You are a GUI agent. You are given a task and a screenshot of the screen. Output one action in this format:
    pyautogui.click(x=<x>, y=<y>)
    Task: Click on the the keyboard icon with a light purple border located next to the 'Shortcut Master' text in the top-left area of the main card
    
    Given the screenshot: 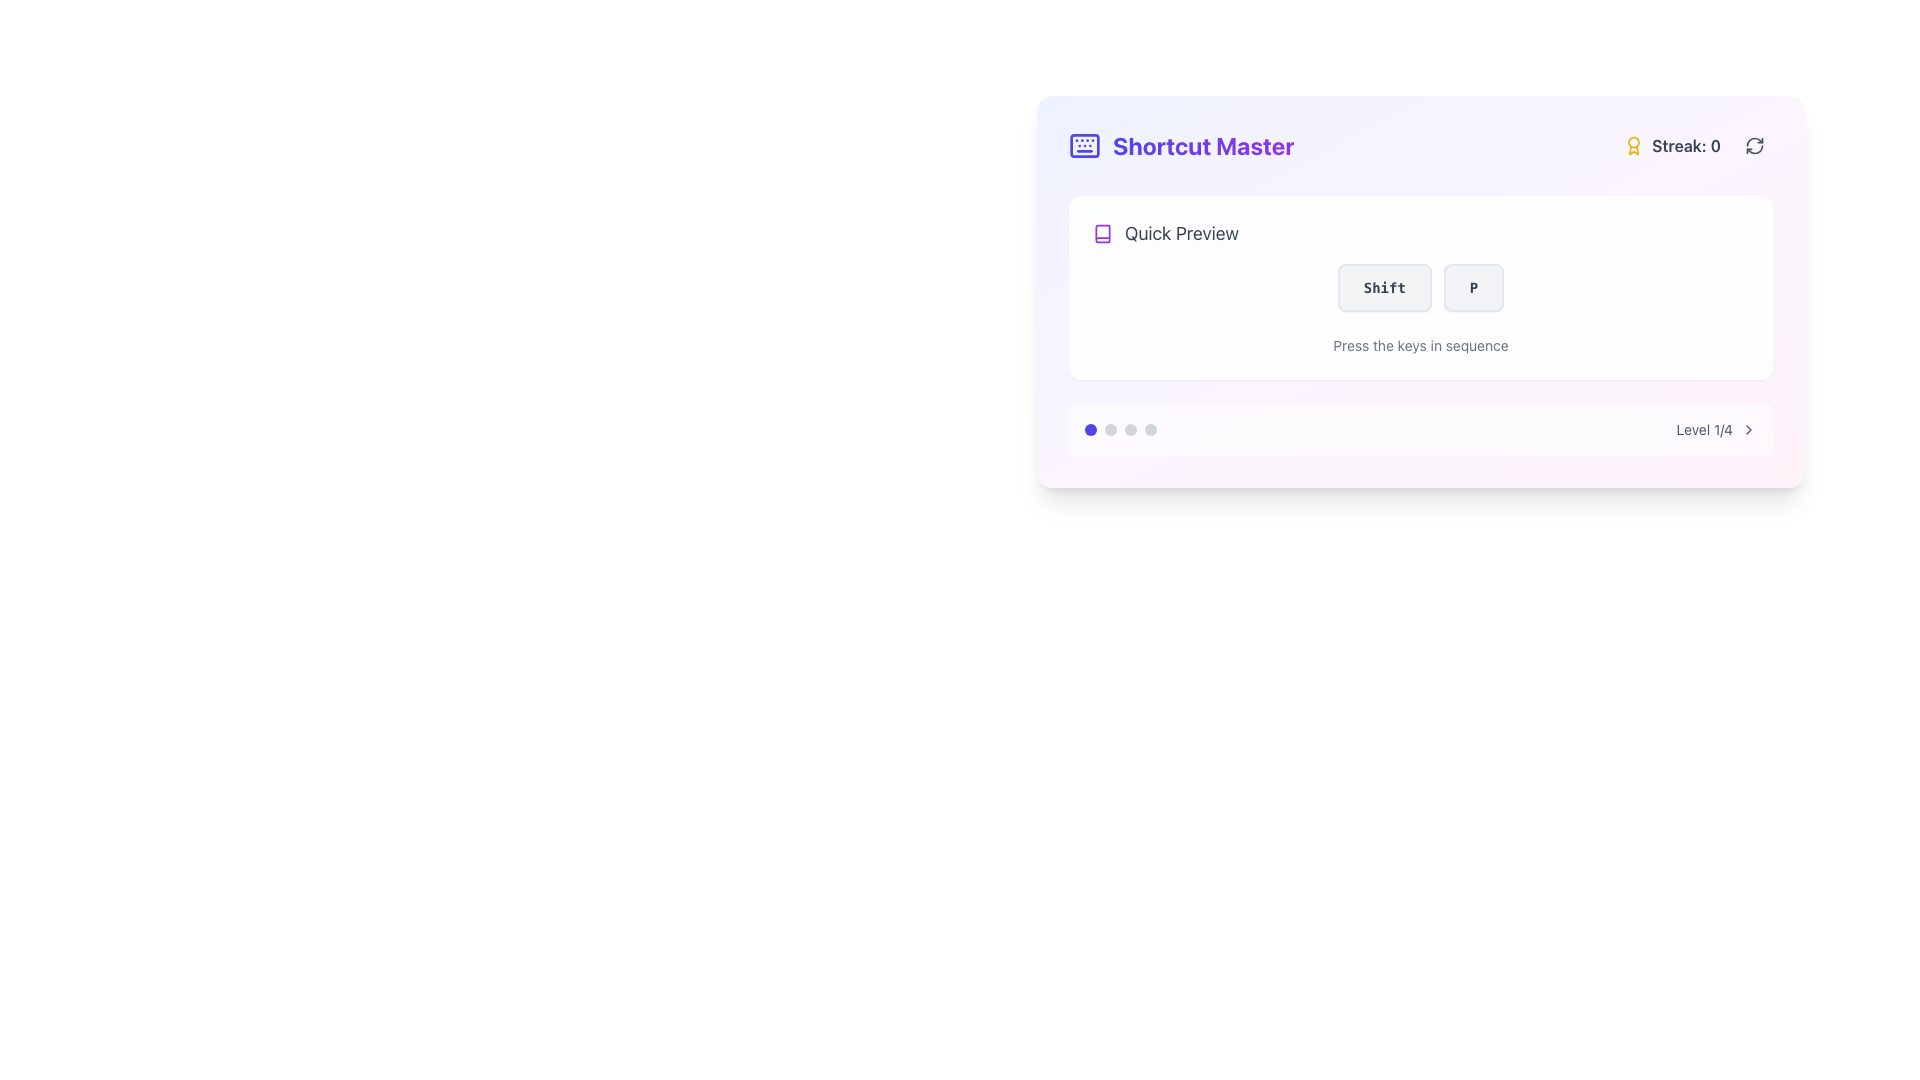 What is the action you would take?
    pyautogui.click(x=1083, y=145)
    